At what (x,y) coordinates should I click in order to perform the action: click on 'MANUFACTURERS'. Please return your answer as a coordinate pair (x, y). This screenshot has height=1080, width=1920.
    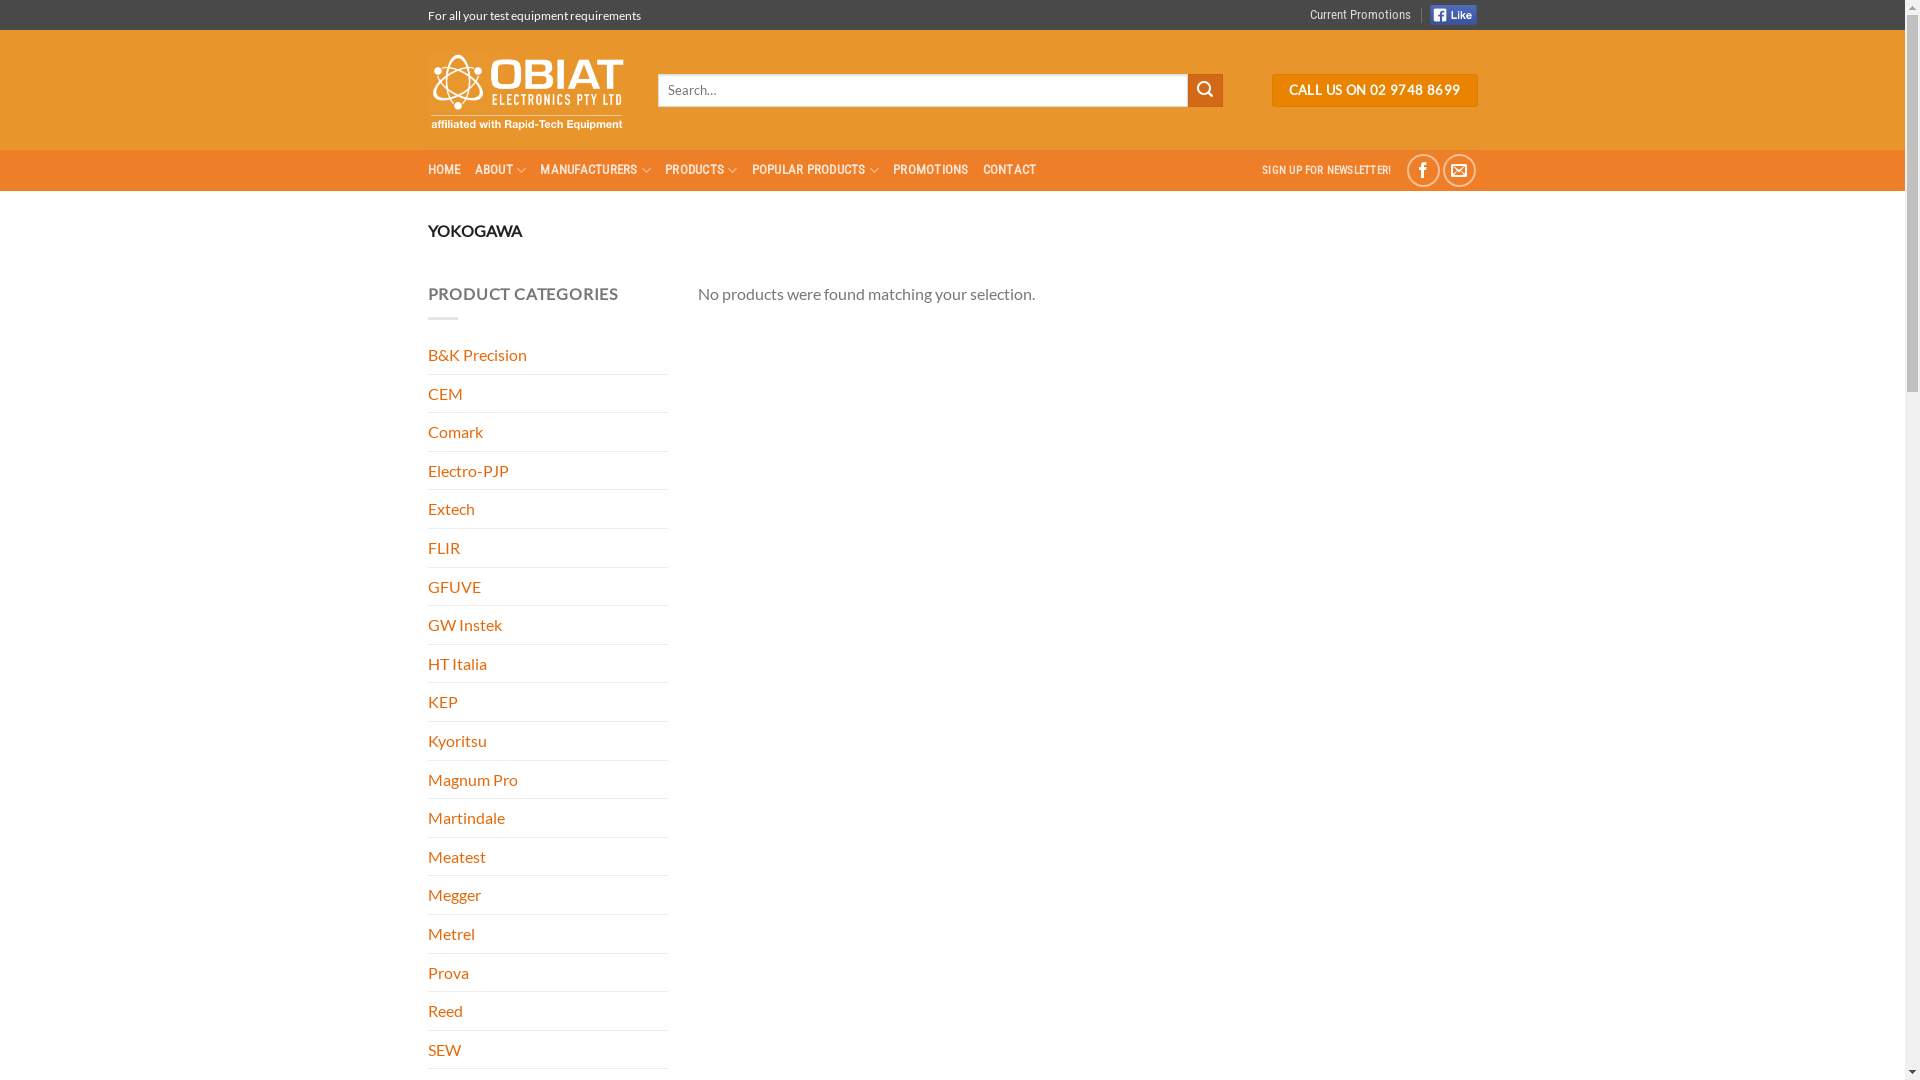
    Looking at the image, I should click on (594, 168).